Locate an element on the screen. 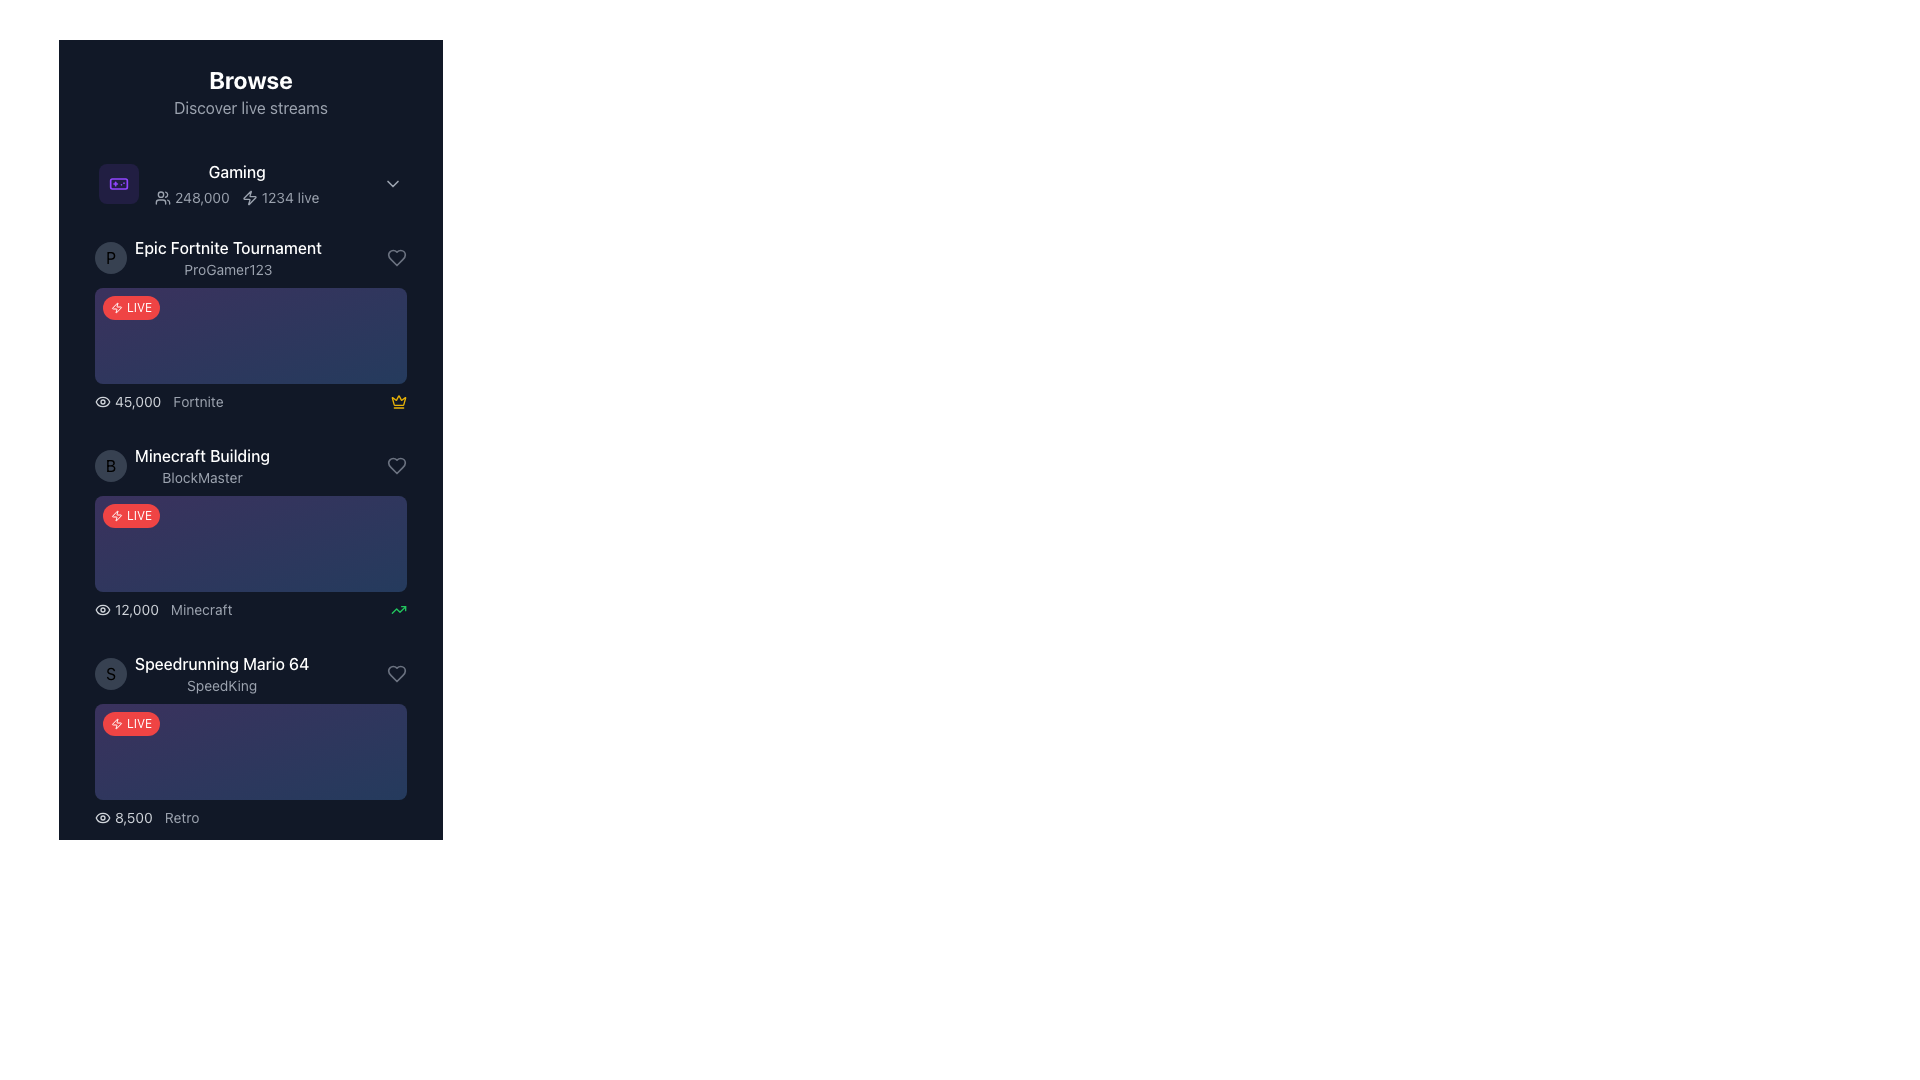 This screenshot has width=1920, height=1080. the eye icon representing visibility or viewer count, which is located to the left of the view count text '8,500' for the content titled 'Speedrunning Mario 64' is located at coordinates (101, 817).